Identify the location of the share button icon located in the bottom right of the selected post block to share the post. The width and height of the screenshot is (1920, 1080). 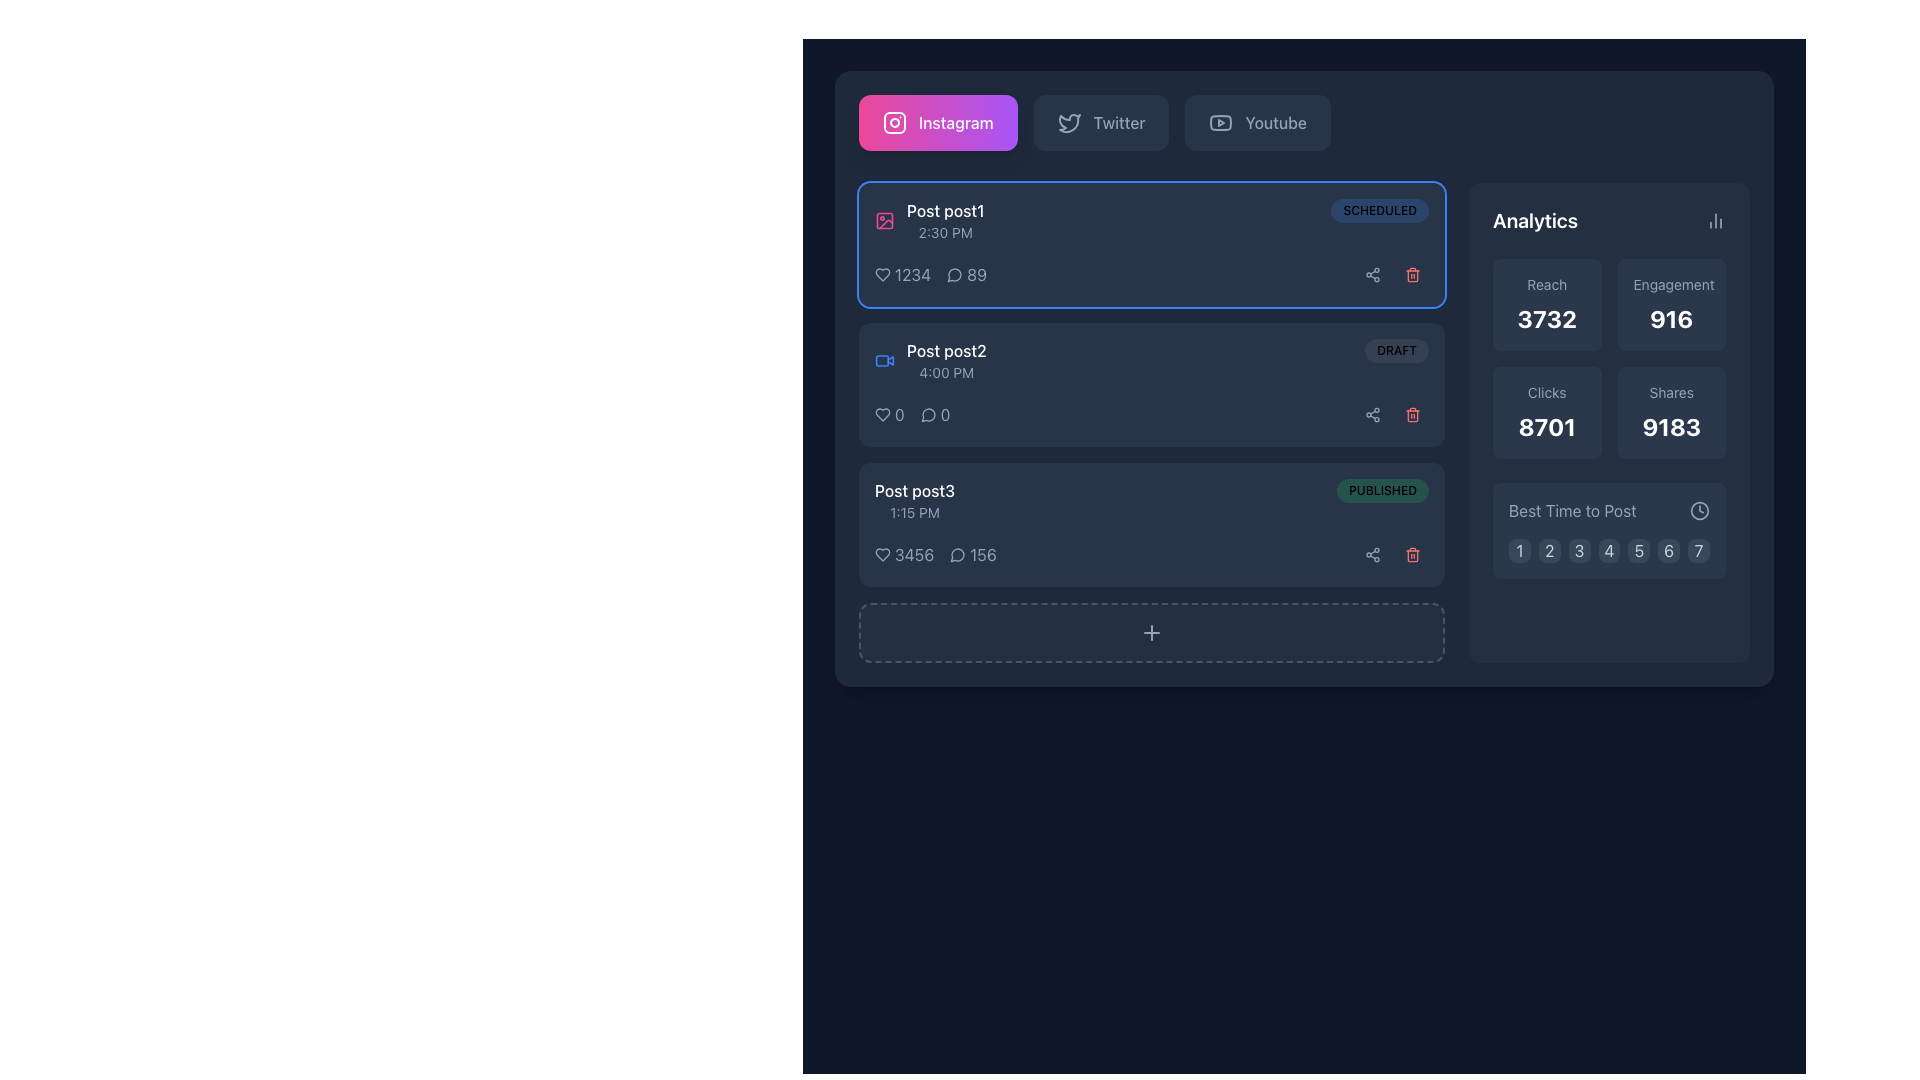
(1371, 555).